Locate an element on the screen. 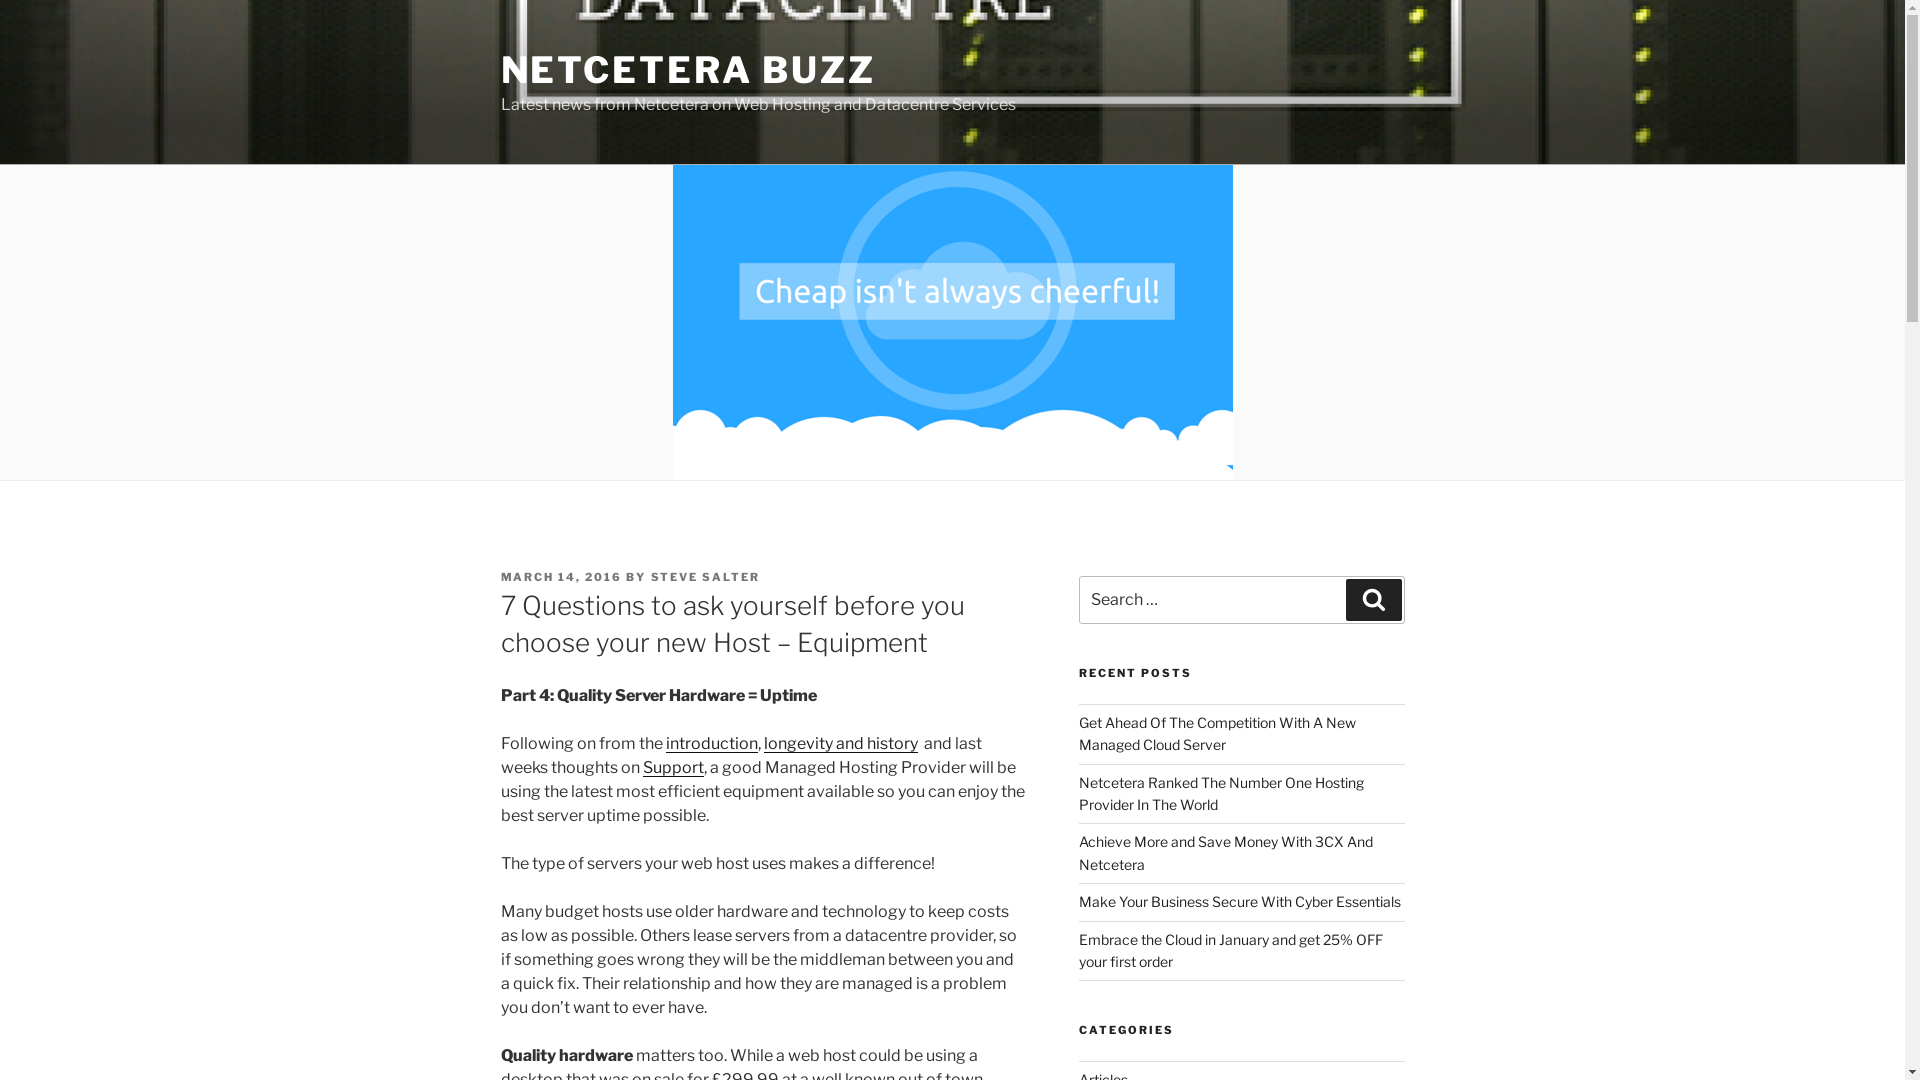 This screenshot has height=1080, width=1920. 'Make Your Business Secure With Cyber Essentials' is located at coordinates (1238, 901).